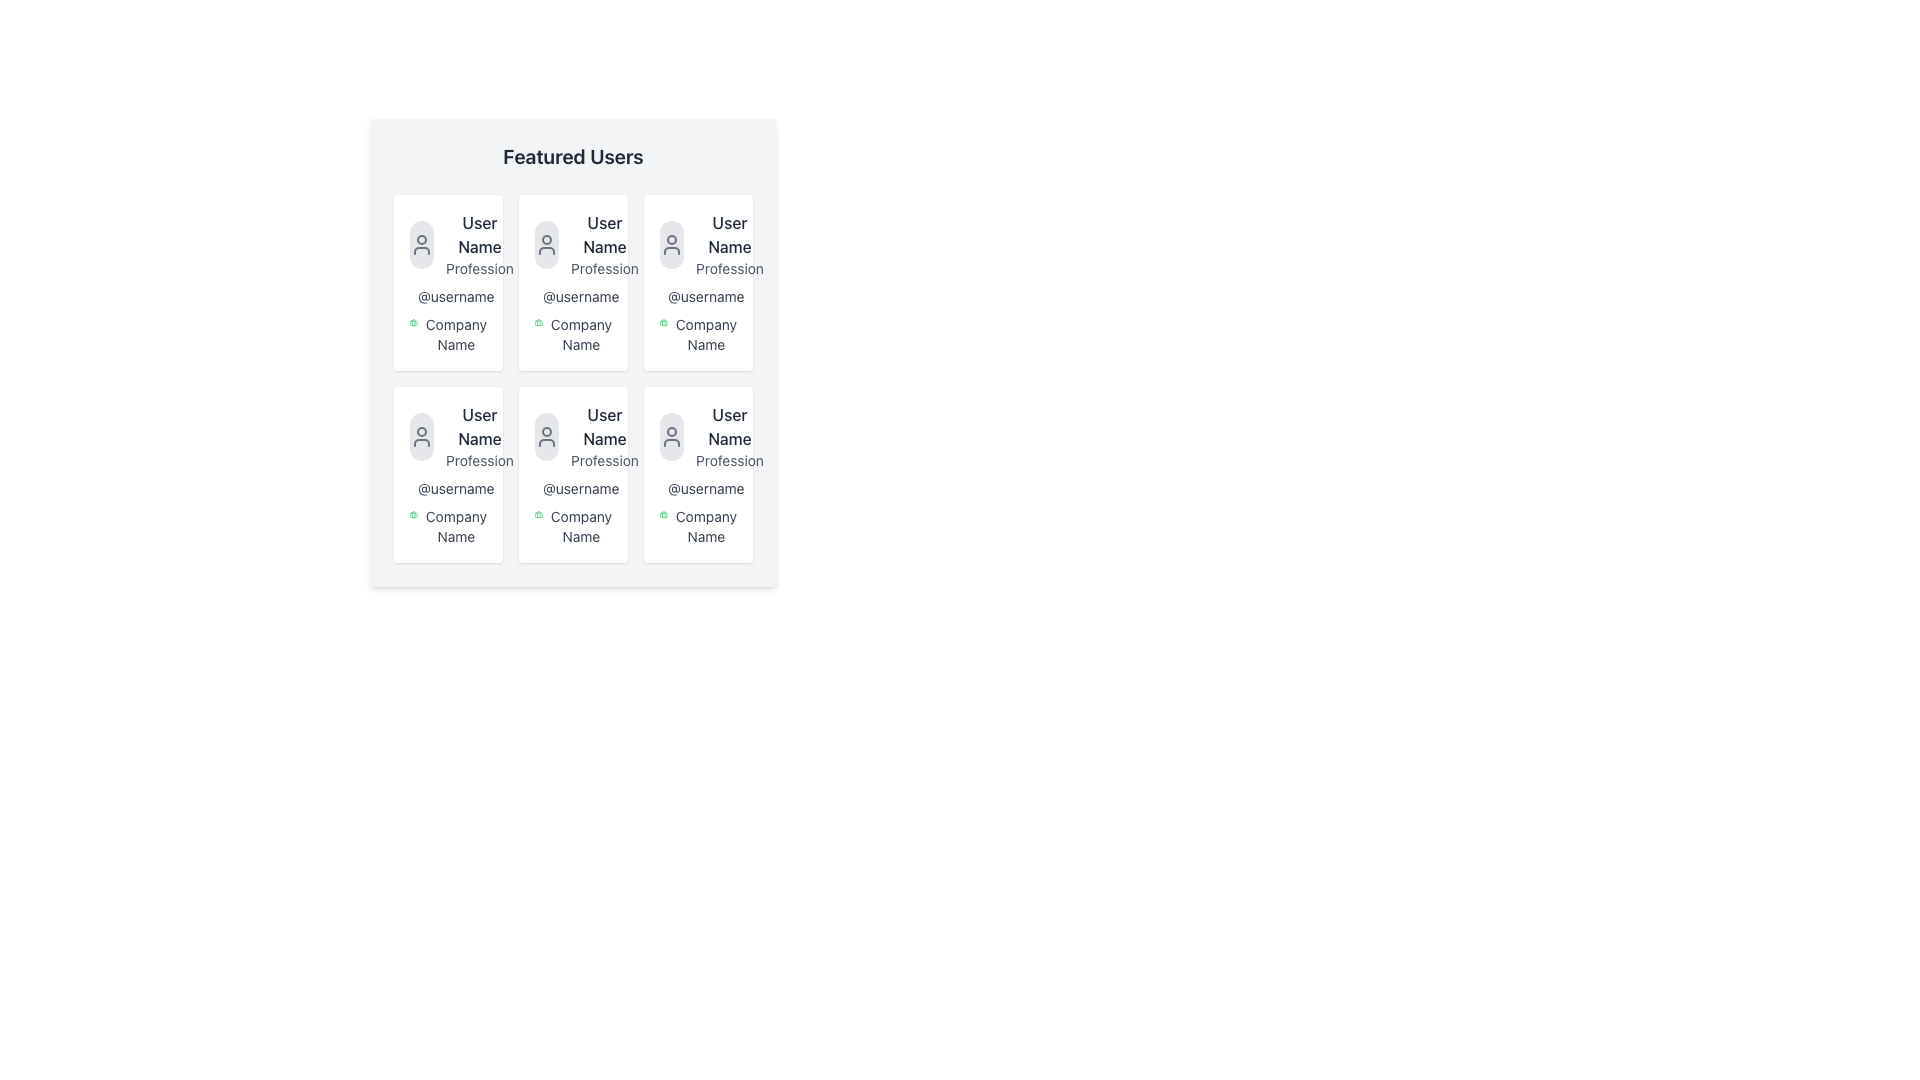  I want to click on the static text label displaying the user's name, which is located at the top of the user card, just below the avatar icon, so click(480, 234).